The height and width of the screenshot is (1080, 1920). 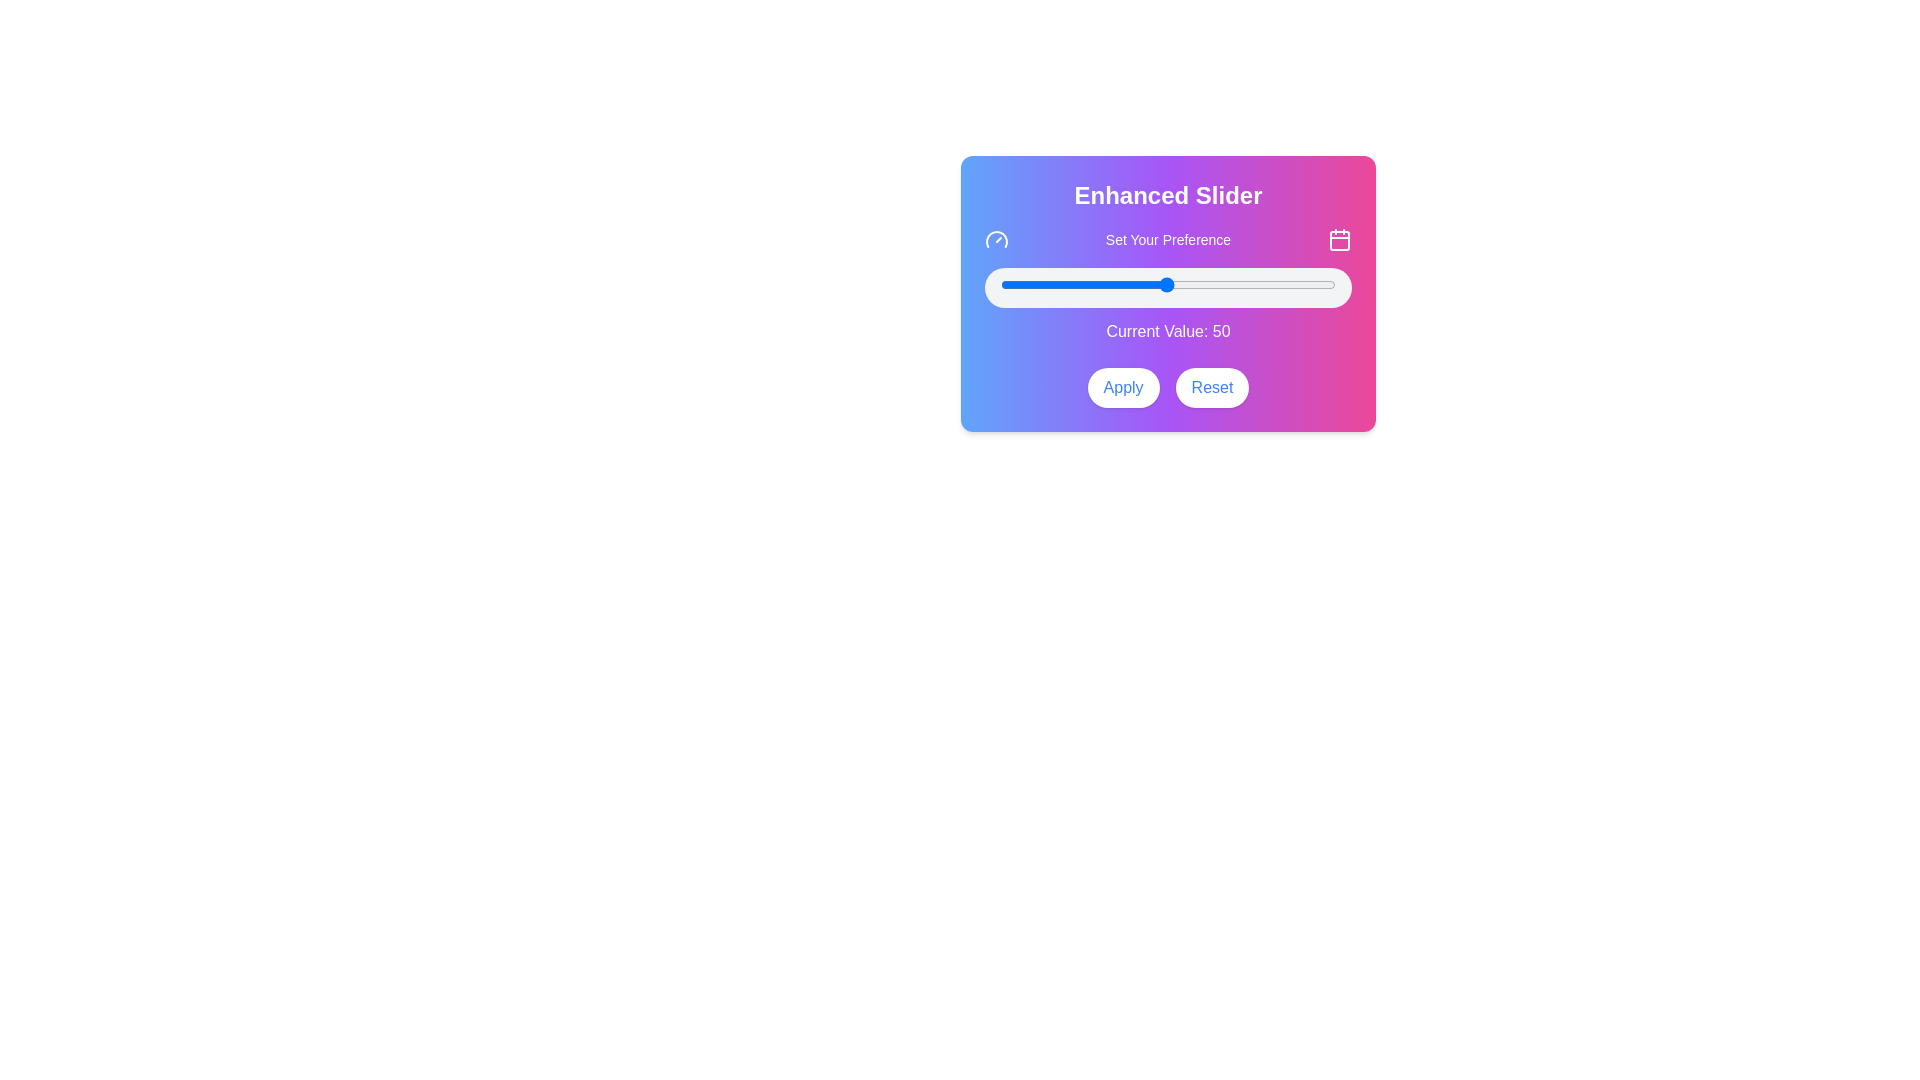 What do you see at coordinates (1219, 285) in the screenshot?
I see `the slider value` at bounding box center [1219, 285].